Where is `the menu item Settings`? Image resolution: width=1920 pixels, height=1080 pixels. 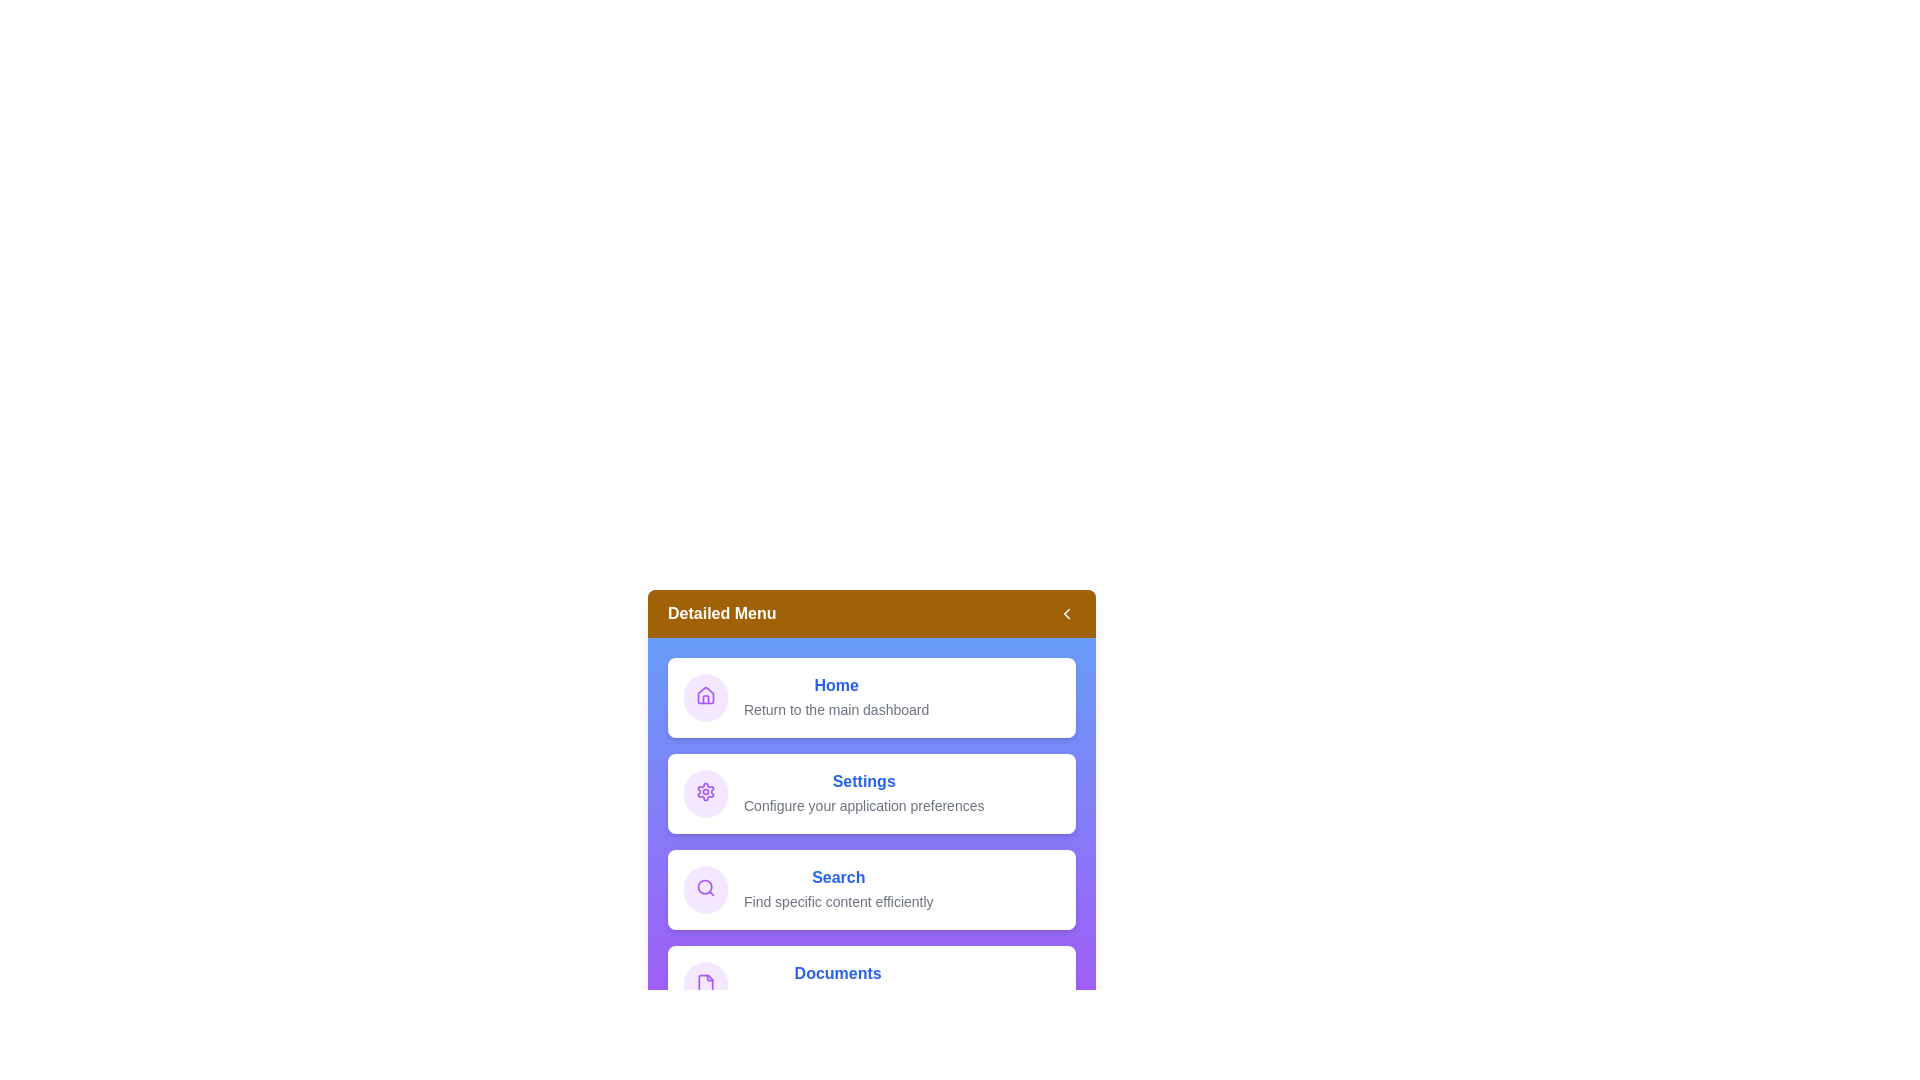 the menu item Settings is located at coordinates (872, 793).